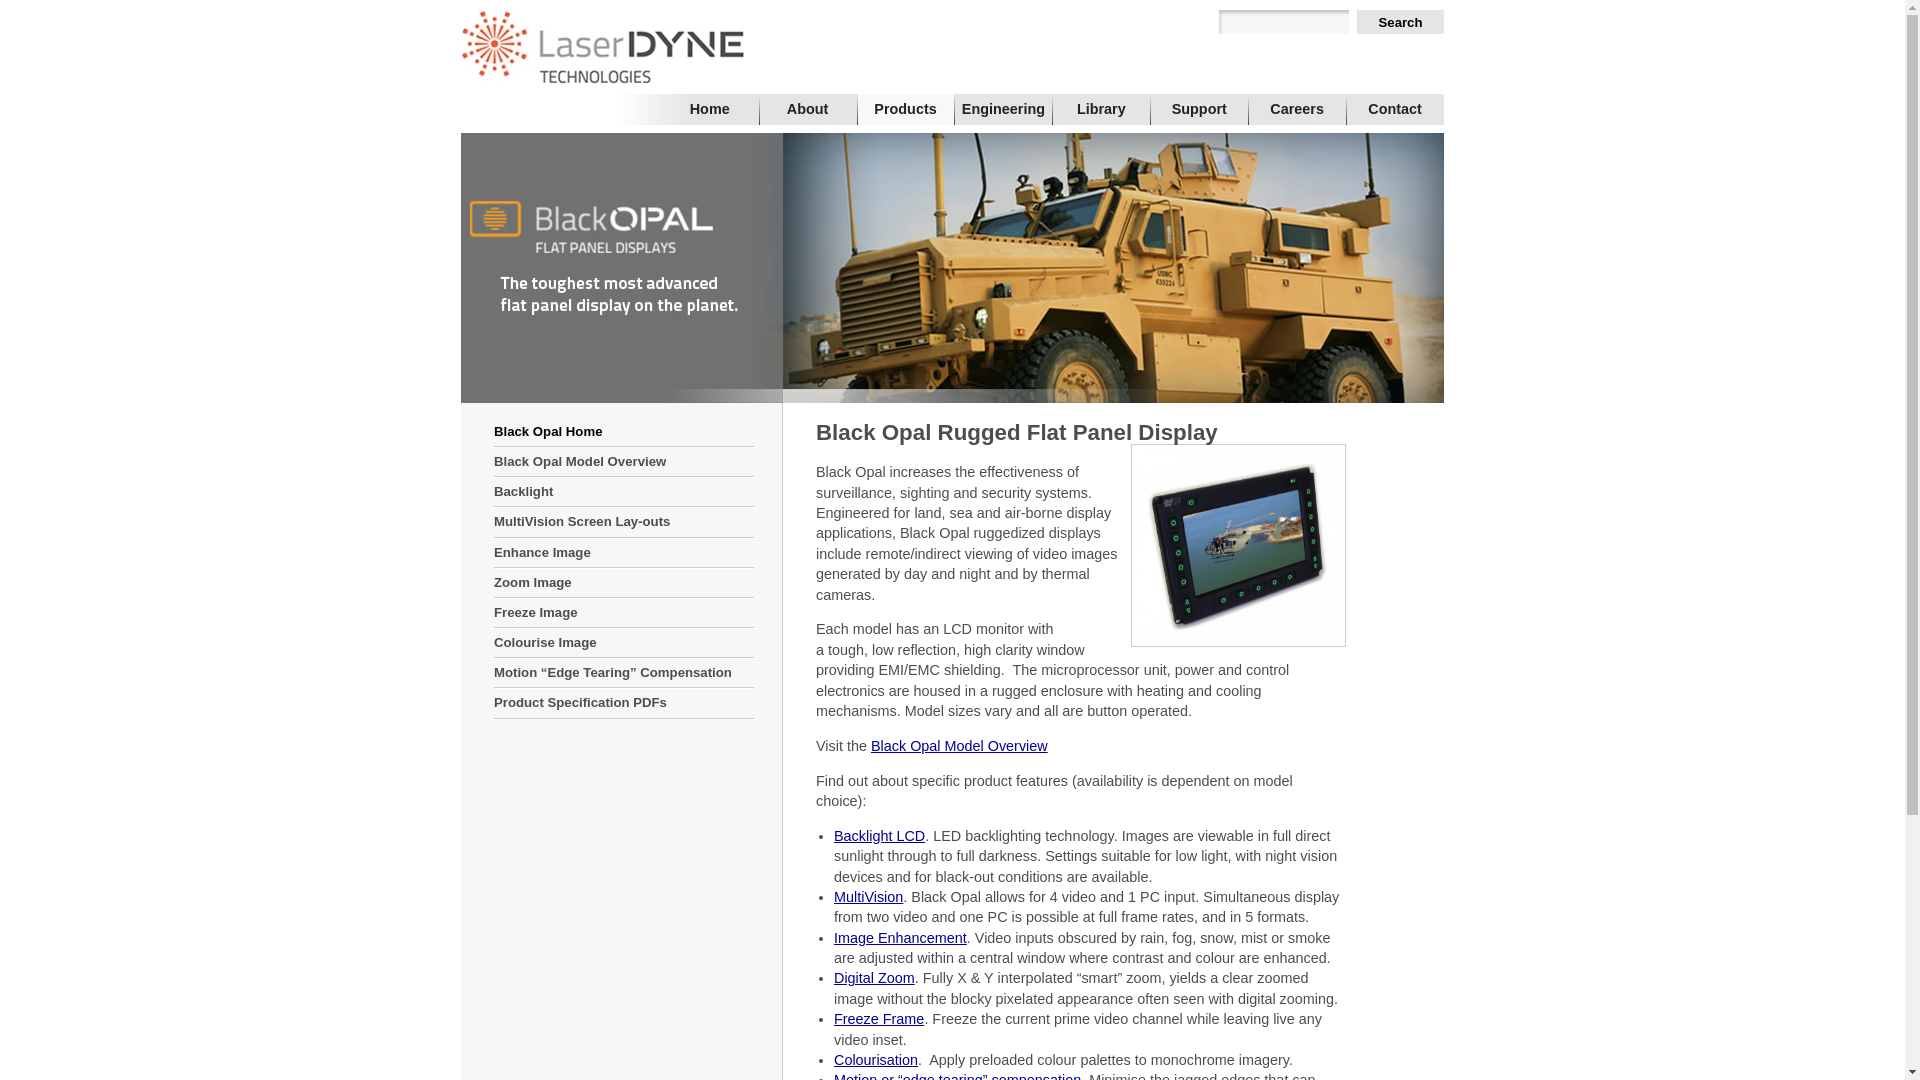  Describe the element at coordinates (1099, 109) in the screenshot. I see `'Library'` at that location.